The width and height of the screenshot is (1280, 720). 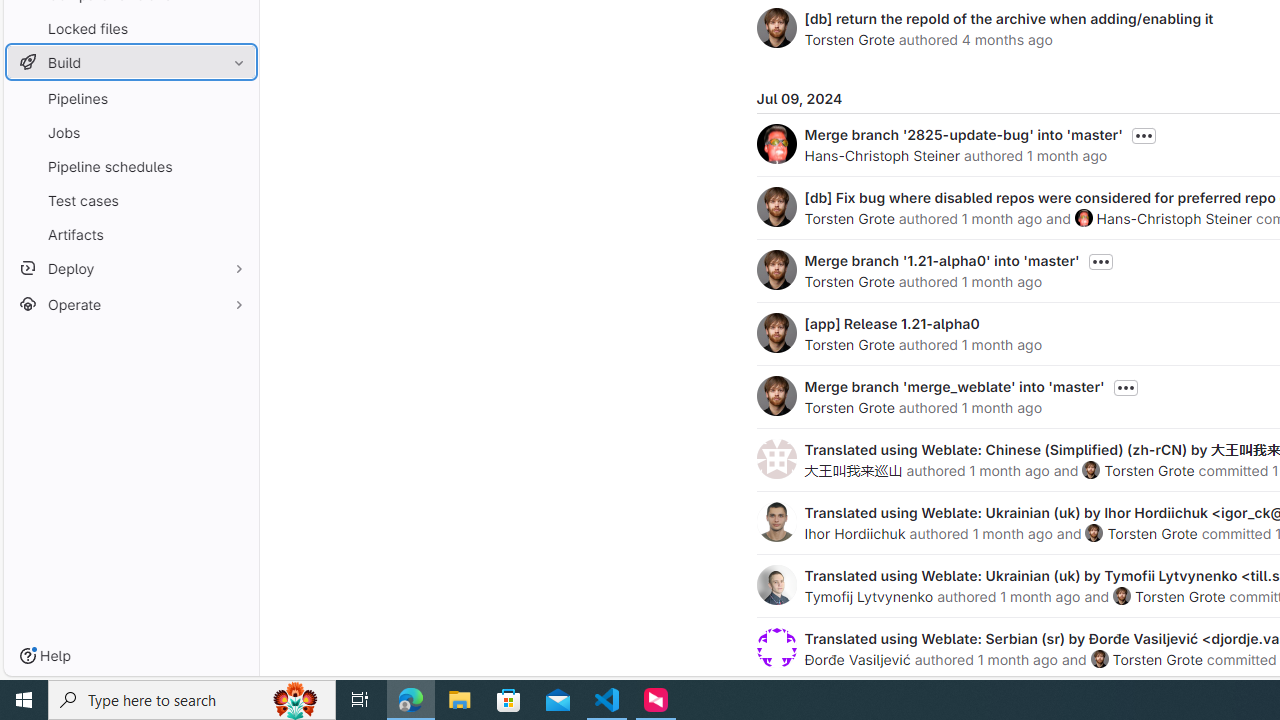 What do you see at coordinates (963, 134) in the screenshot?
I see `'Merge branch '` at bounding box center [963, 134].